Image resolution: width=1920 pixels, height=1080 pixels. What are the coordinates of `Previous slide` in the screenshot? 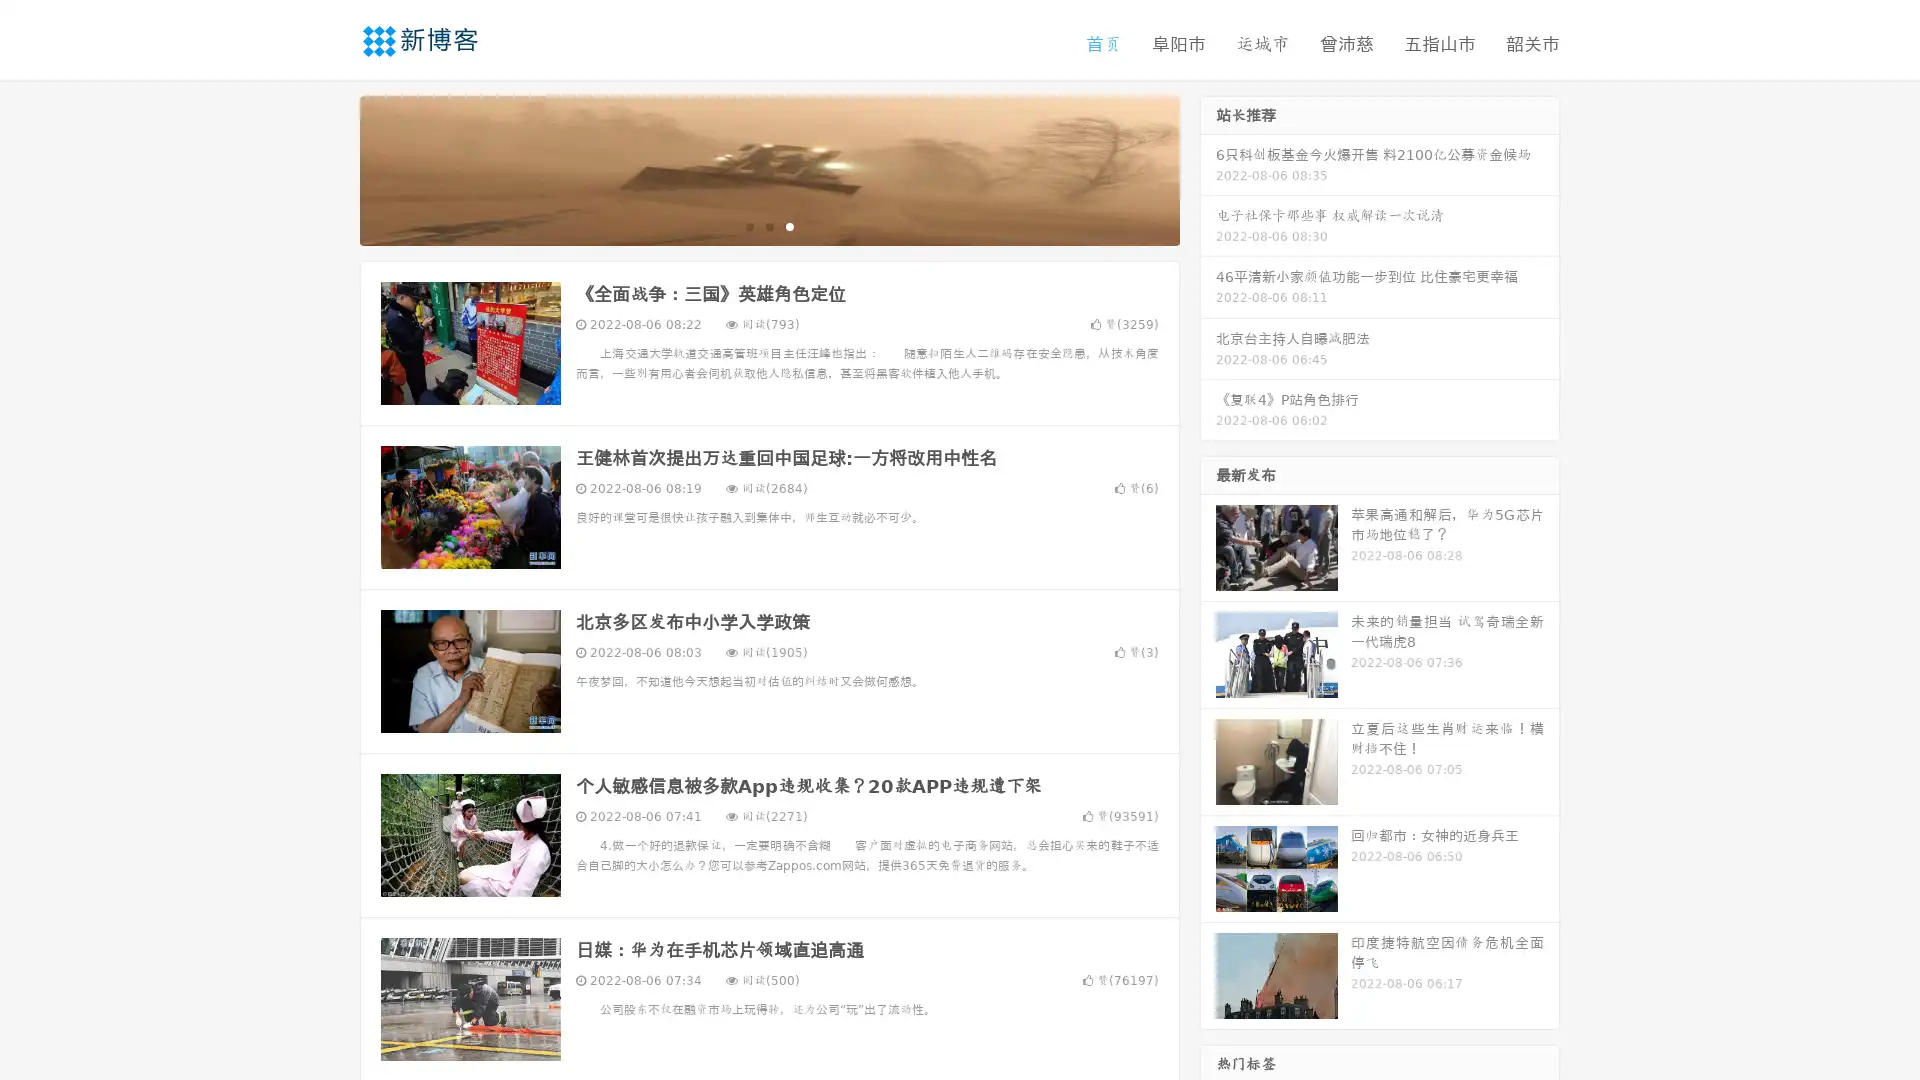 It's located at (330, 168).